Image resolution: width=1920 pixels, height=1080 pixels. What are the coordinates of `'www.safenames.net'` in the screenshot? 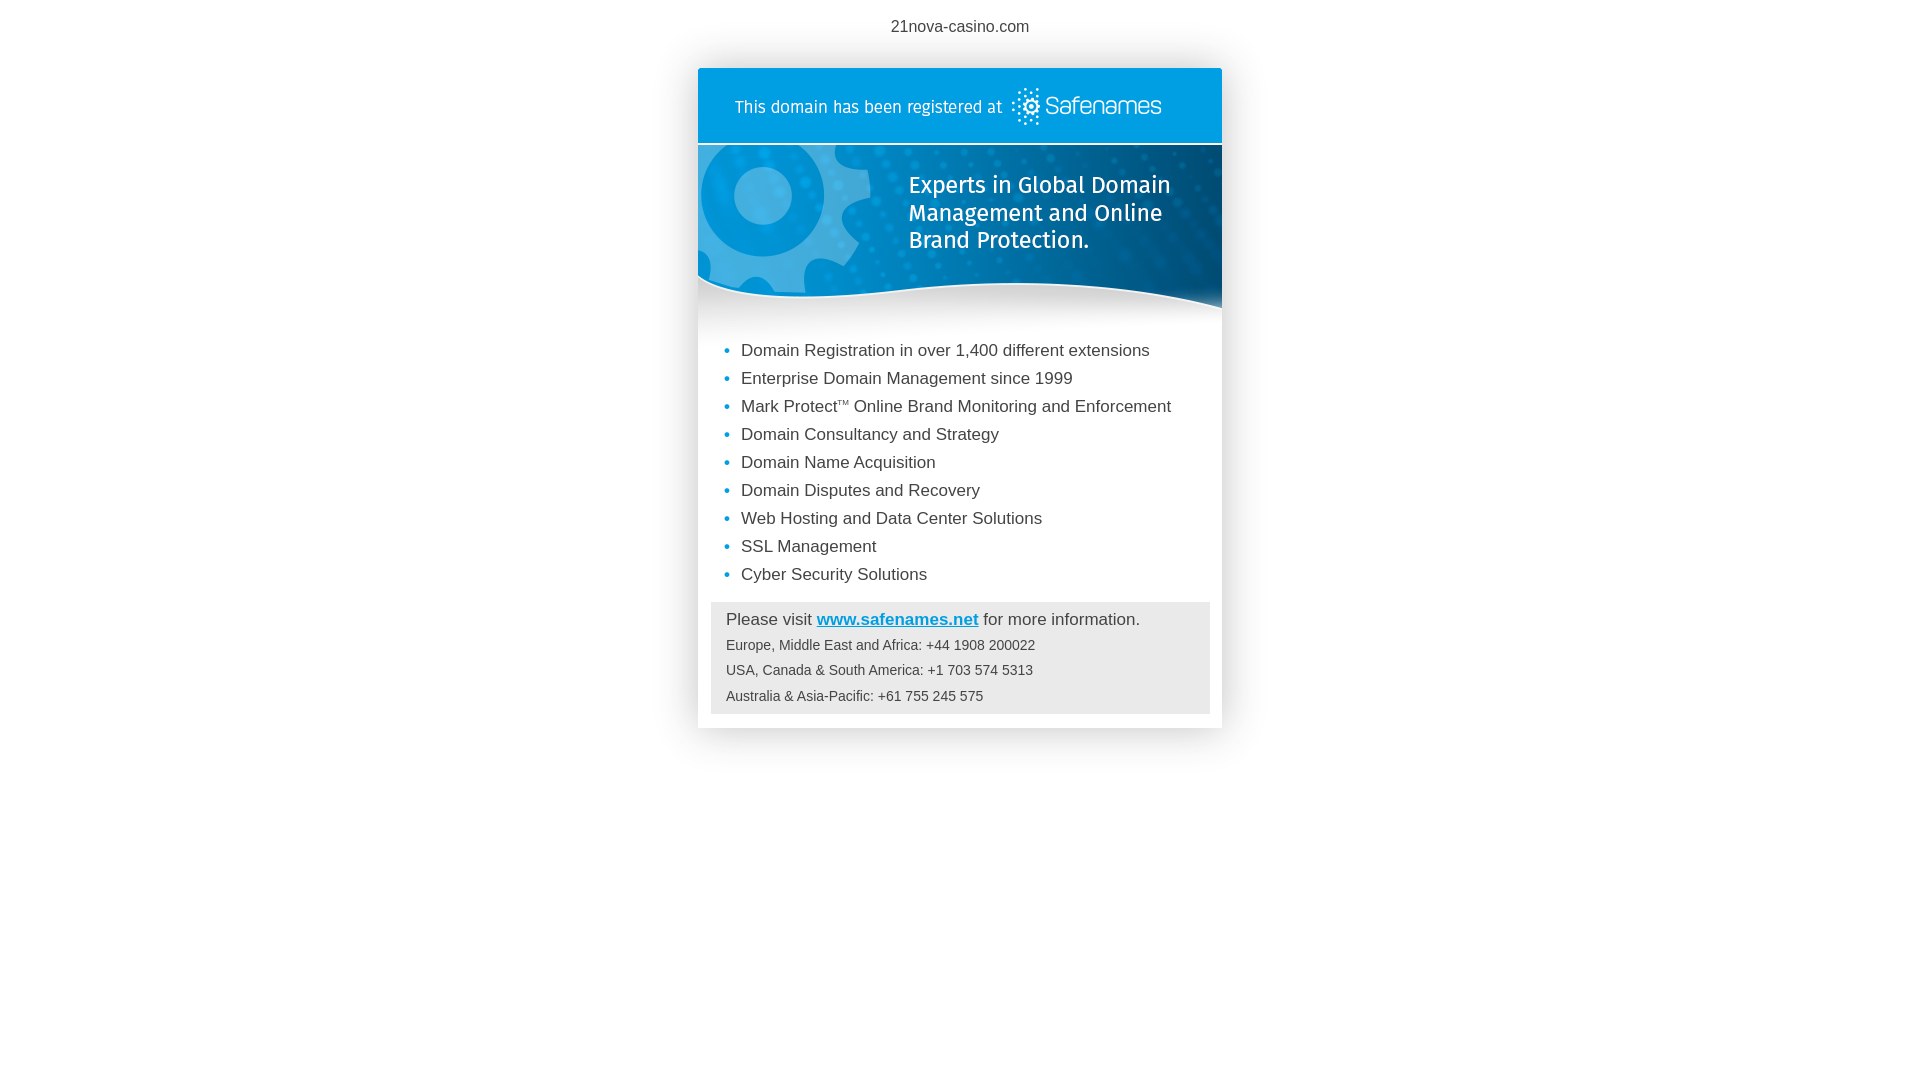 It's located at (896, 618).